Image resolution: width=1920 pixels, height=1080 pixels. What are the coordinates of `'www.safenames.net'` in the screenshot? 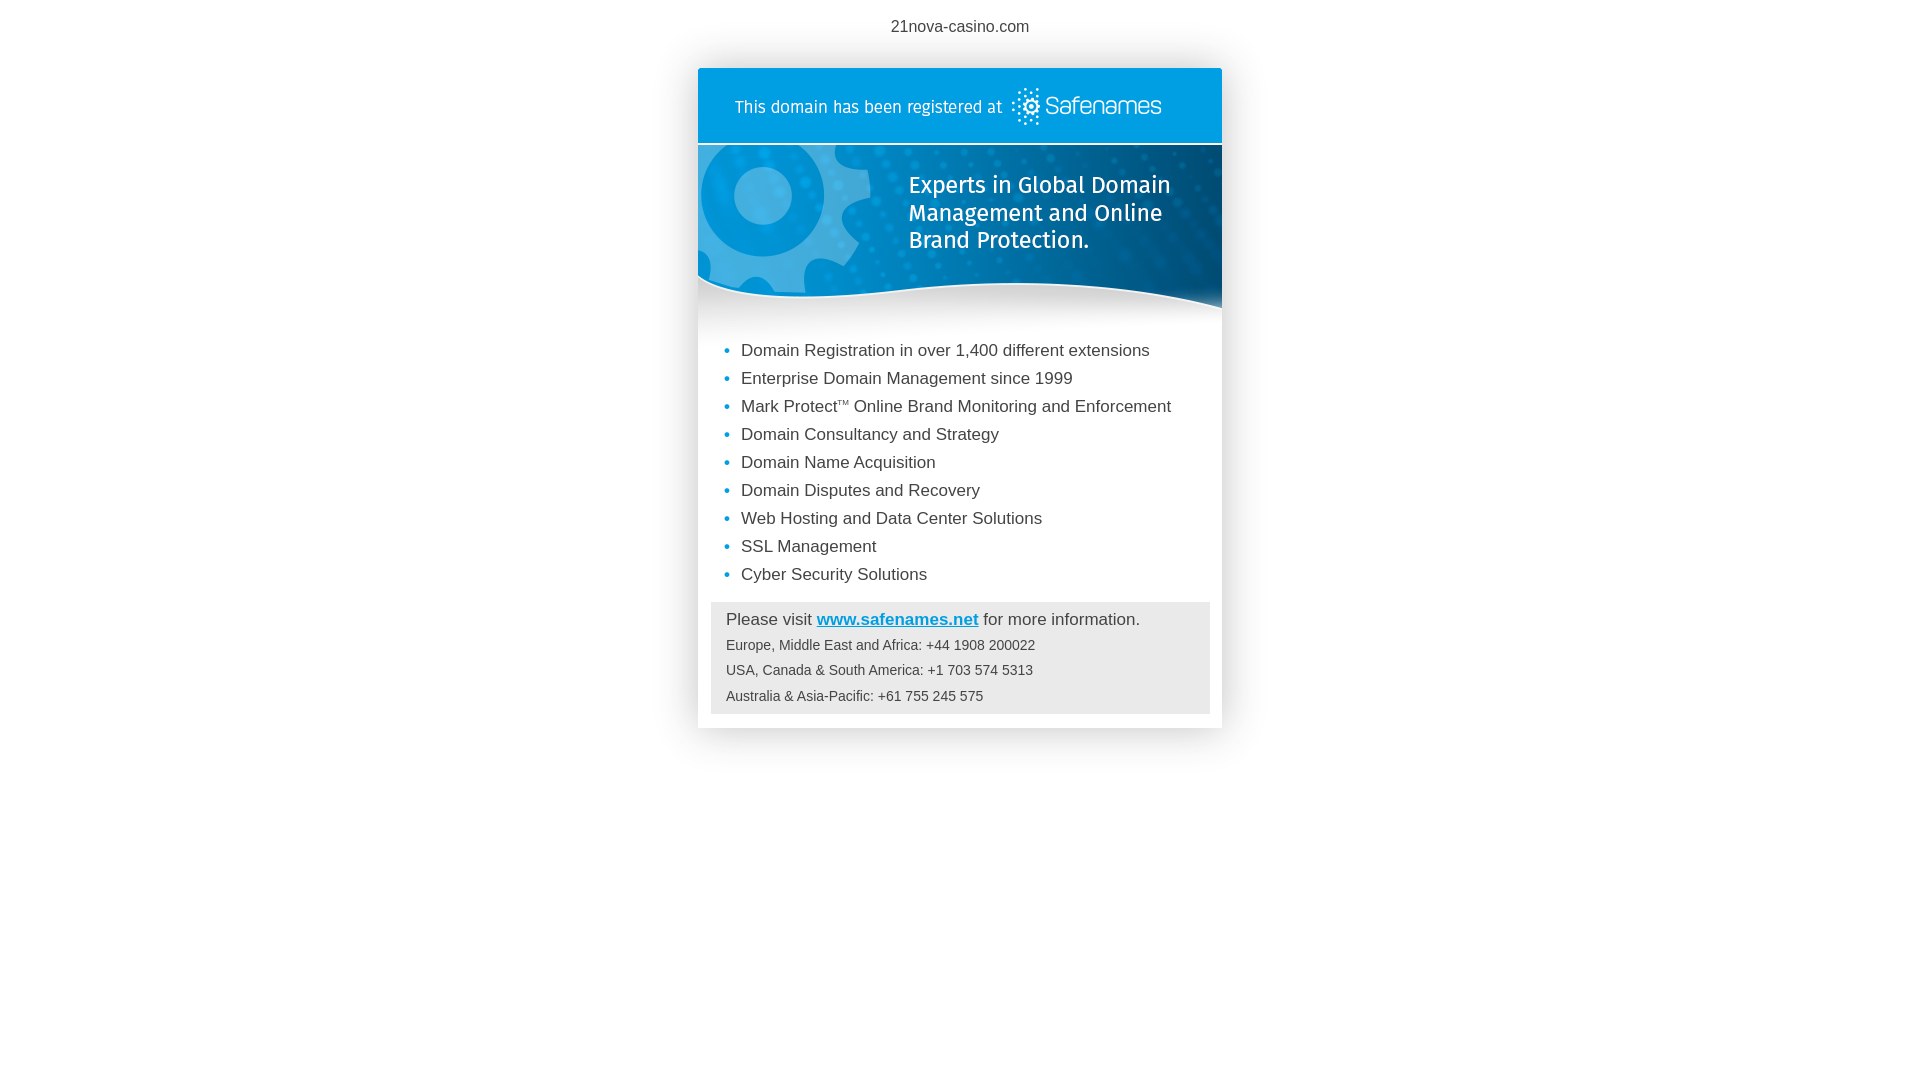 It's located at (896, 618).